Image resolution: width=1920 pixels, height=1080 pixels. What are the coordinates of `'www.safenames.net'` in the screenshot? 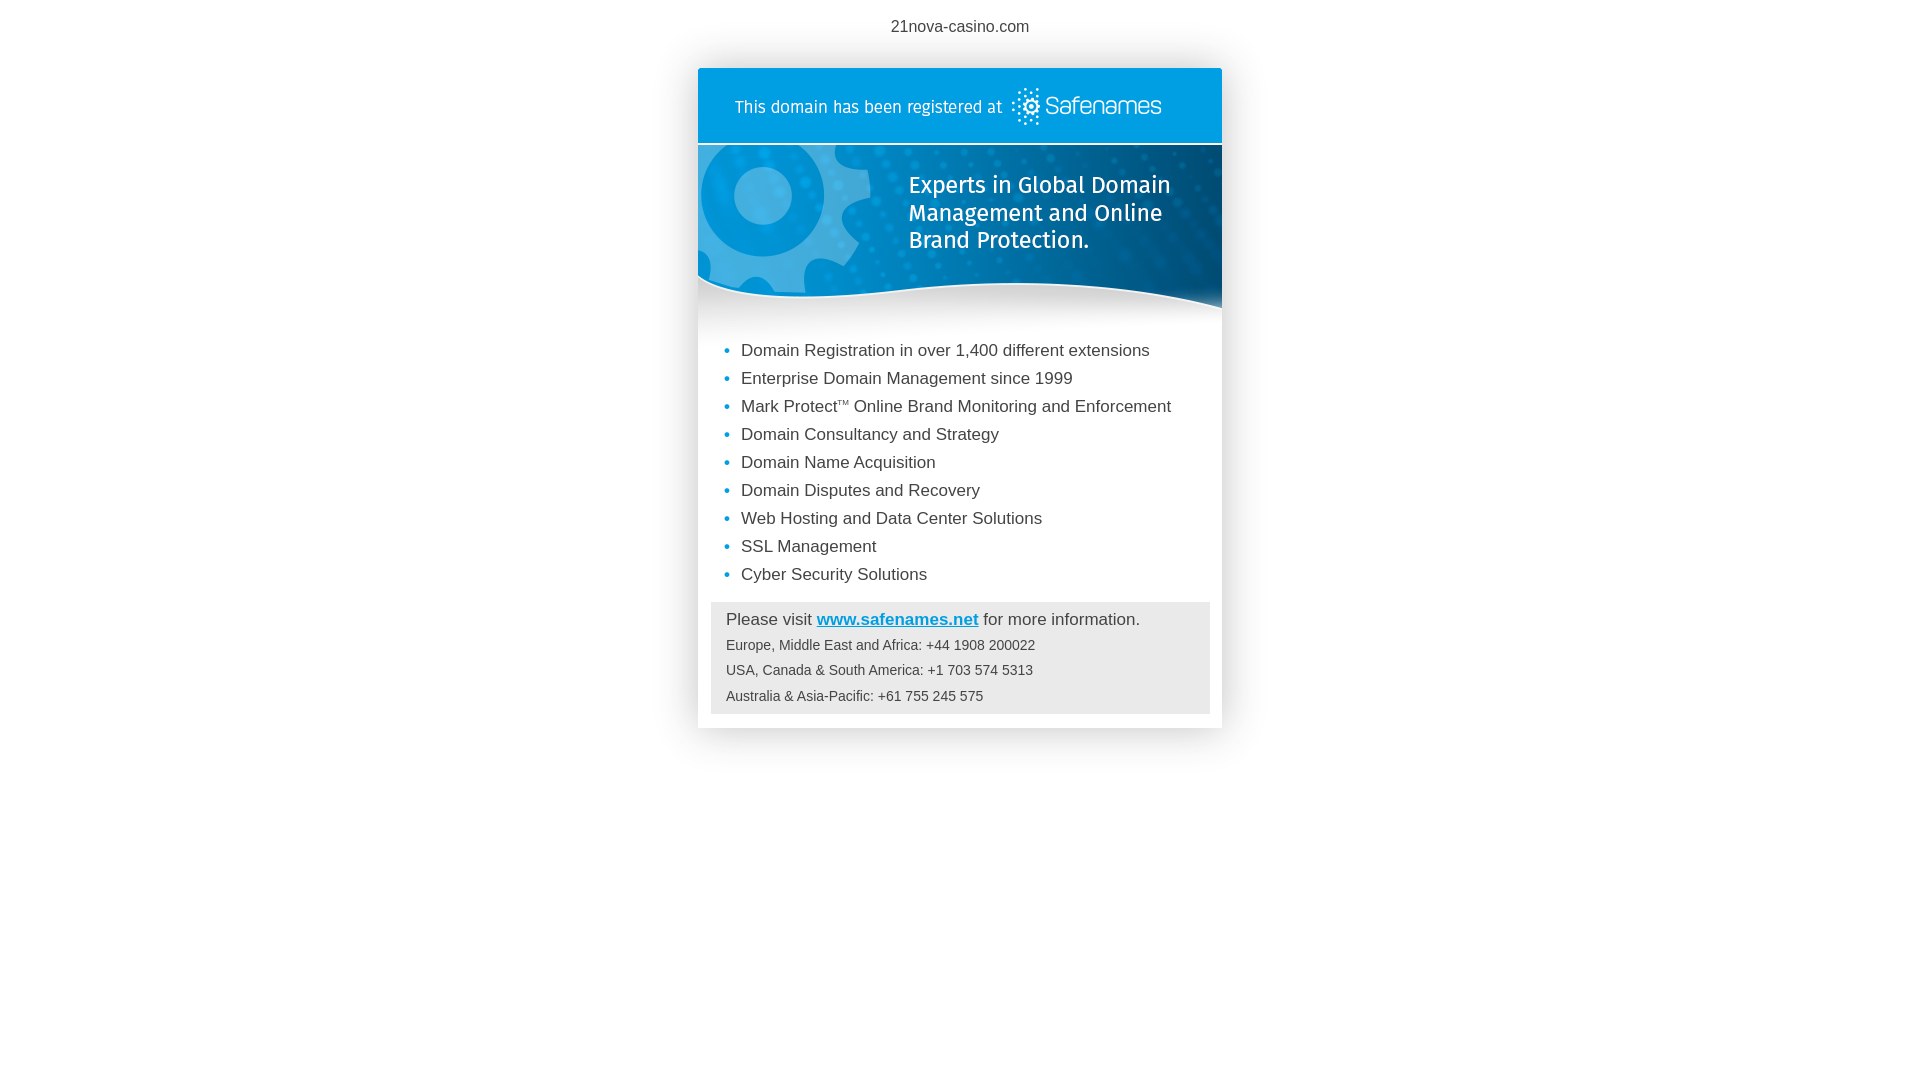 It's located at (896, 618).